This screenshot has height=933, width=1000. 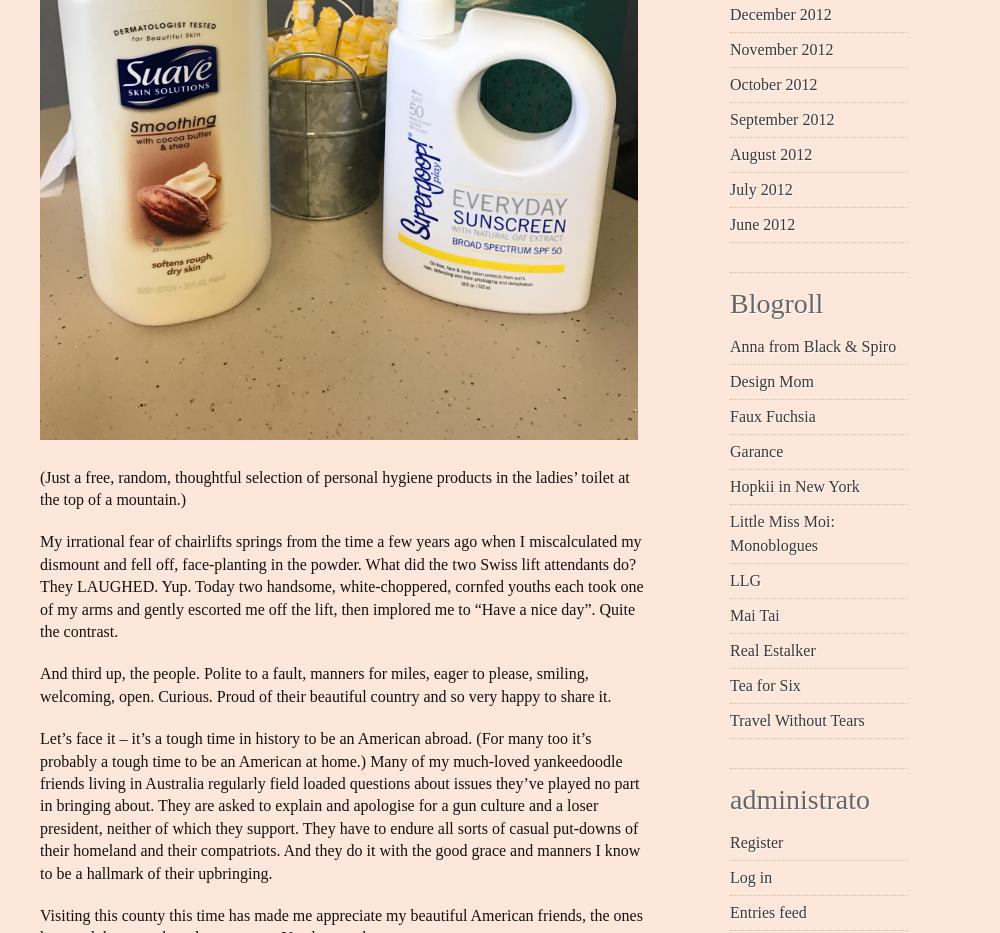 I want to click on 'September 2012', so click(x=782, y=117).